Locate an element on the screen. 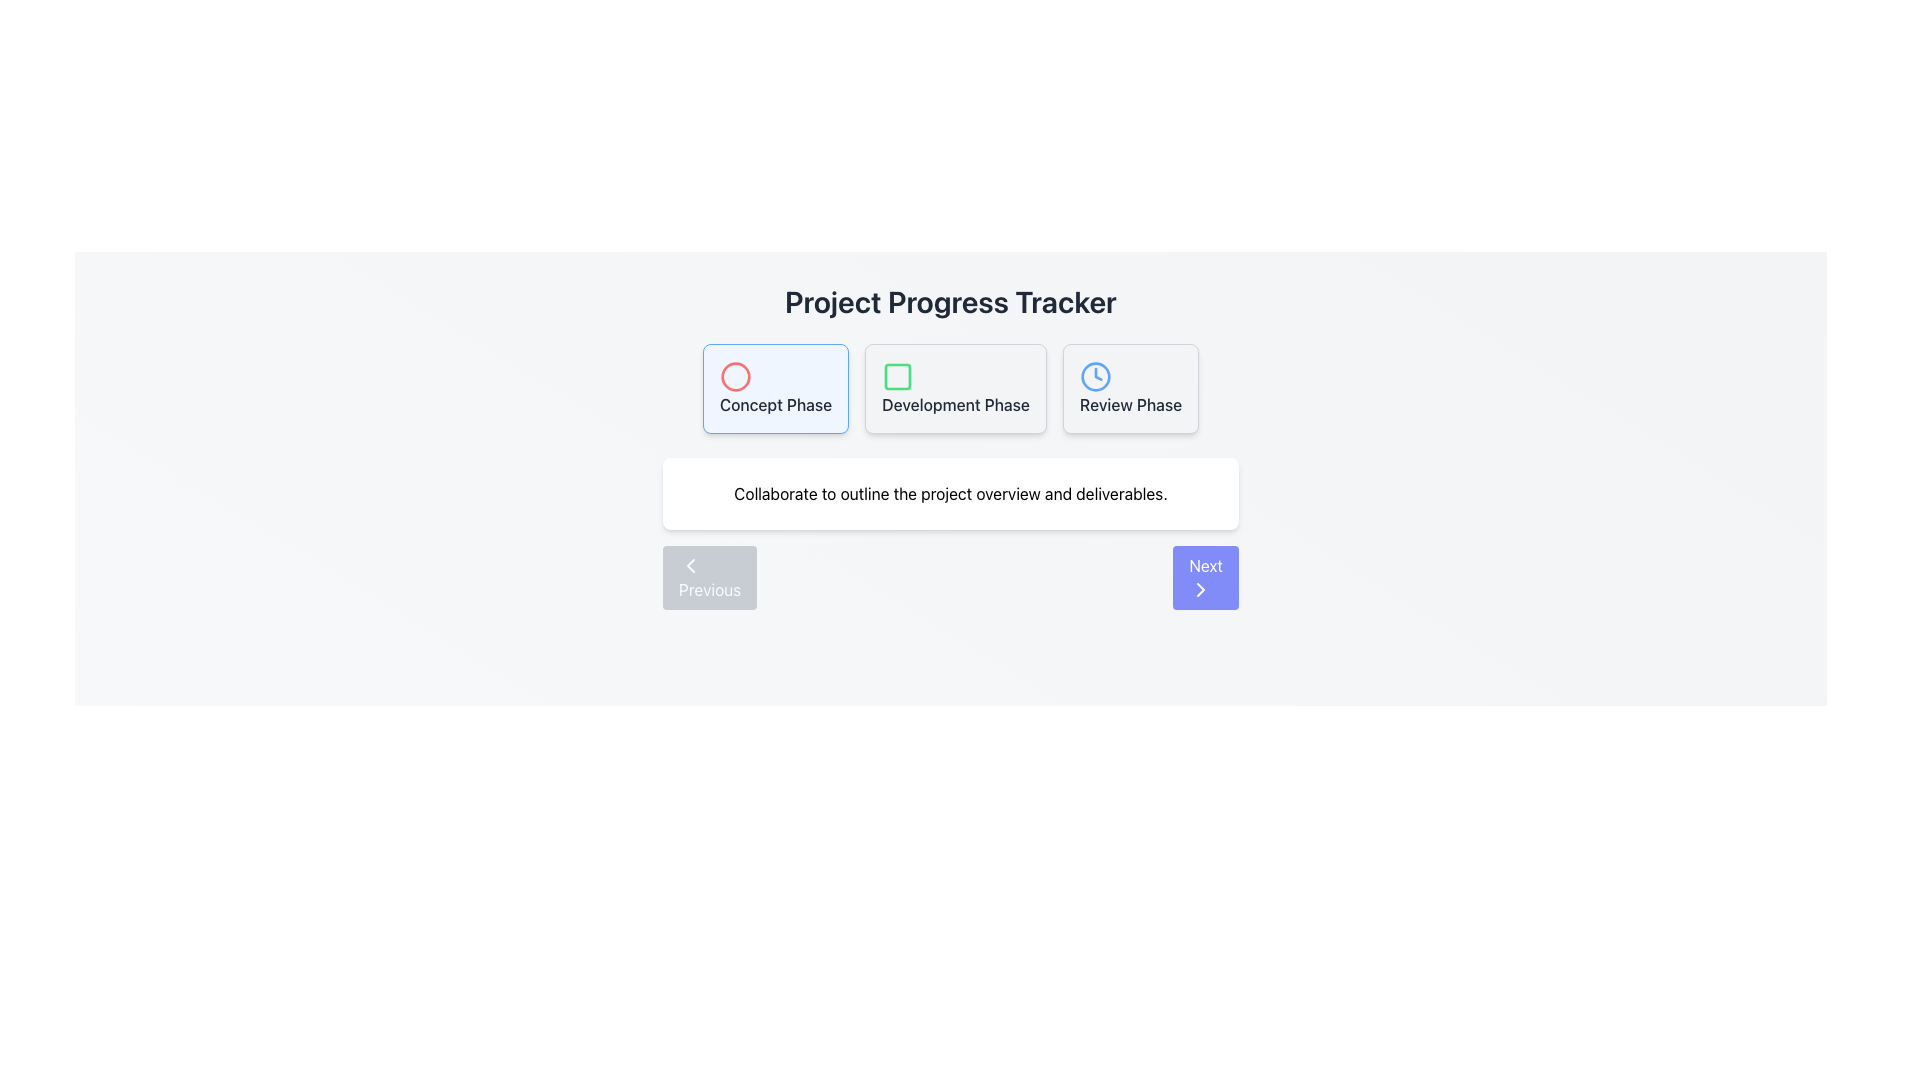 This screenshot has height=1080, width=1920. the green-bordered square icon with a transparent center located above the text 'Development Phase' within the 'Development Phase' card is located at coordinates (897, 377).